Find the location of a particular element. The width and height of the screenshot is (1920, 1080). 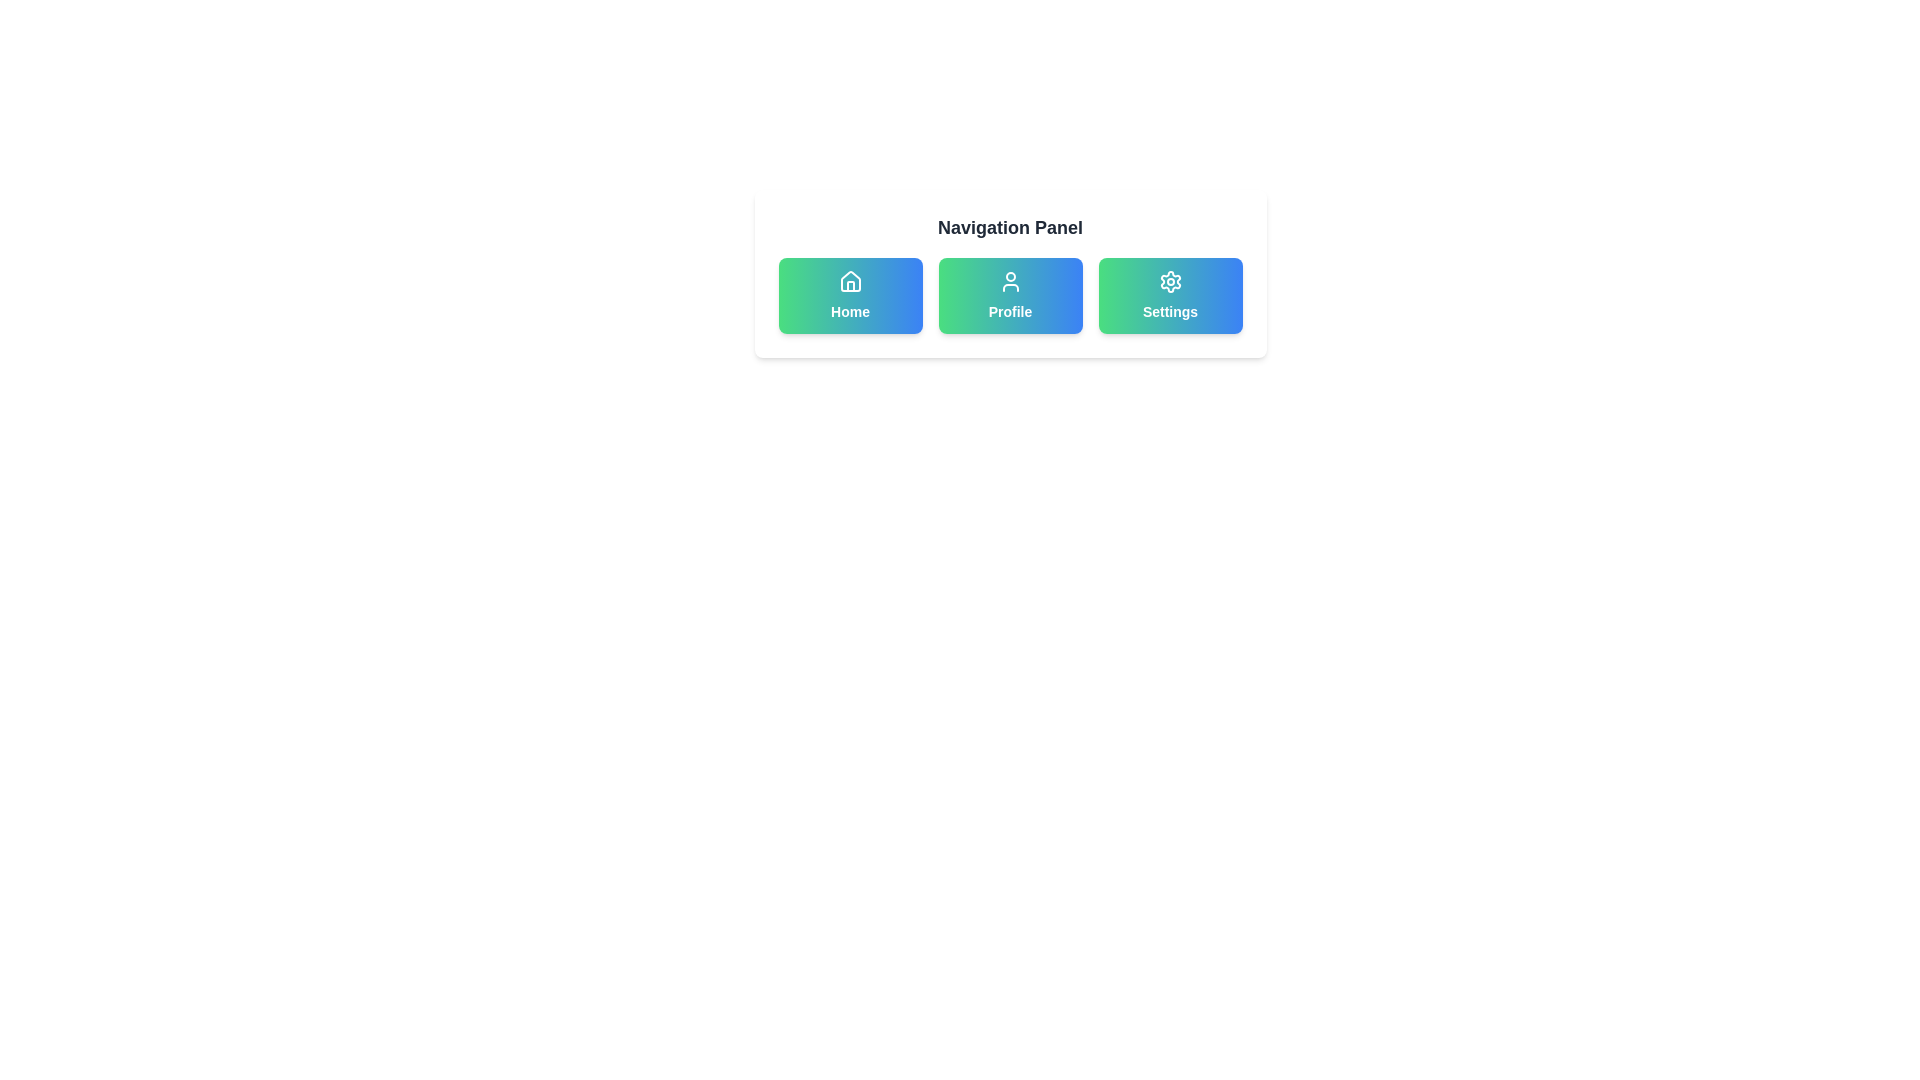

the 'Profile' button located in the central column between 'Home' and 'Settings' is located at coordinates (1010, 296).